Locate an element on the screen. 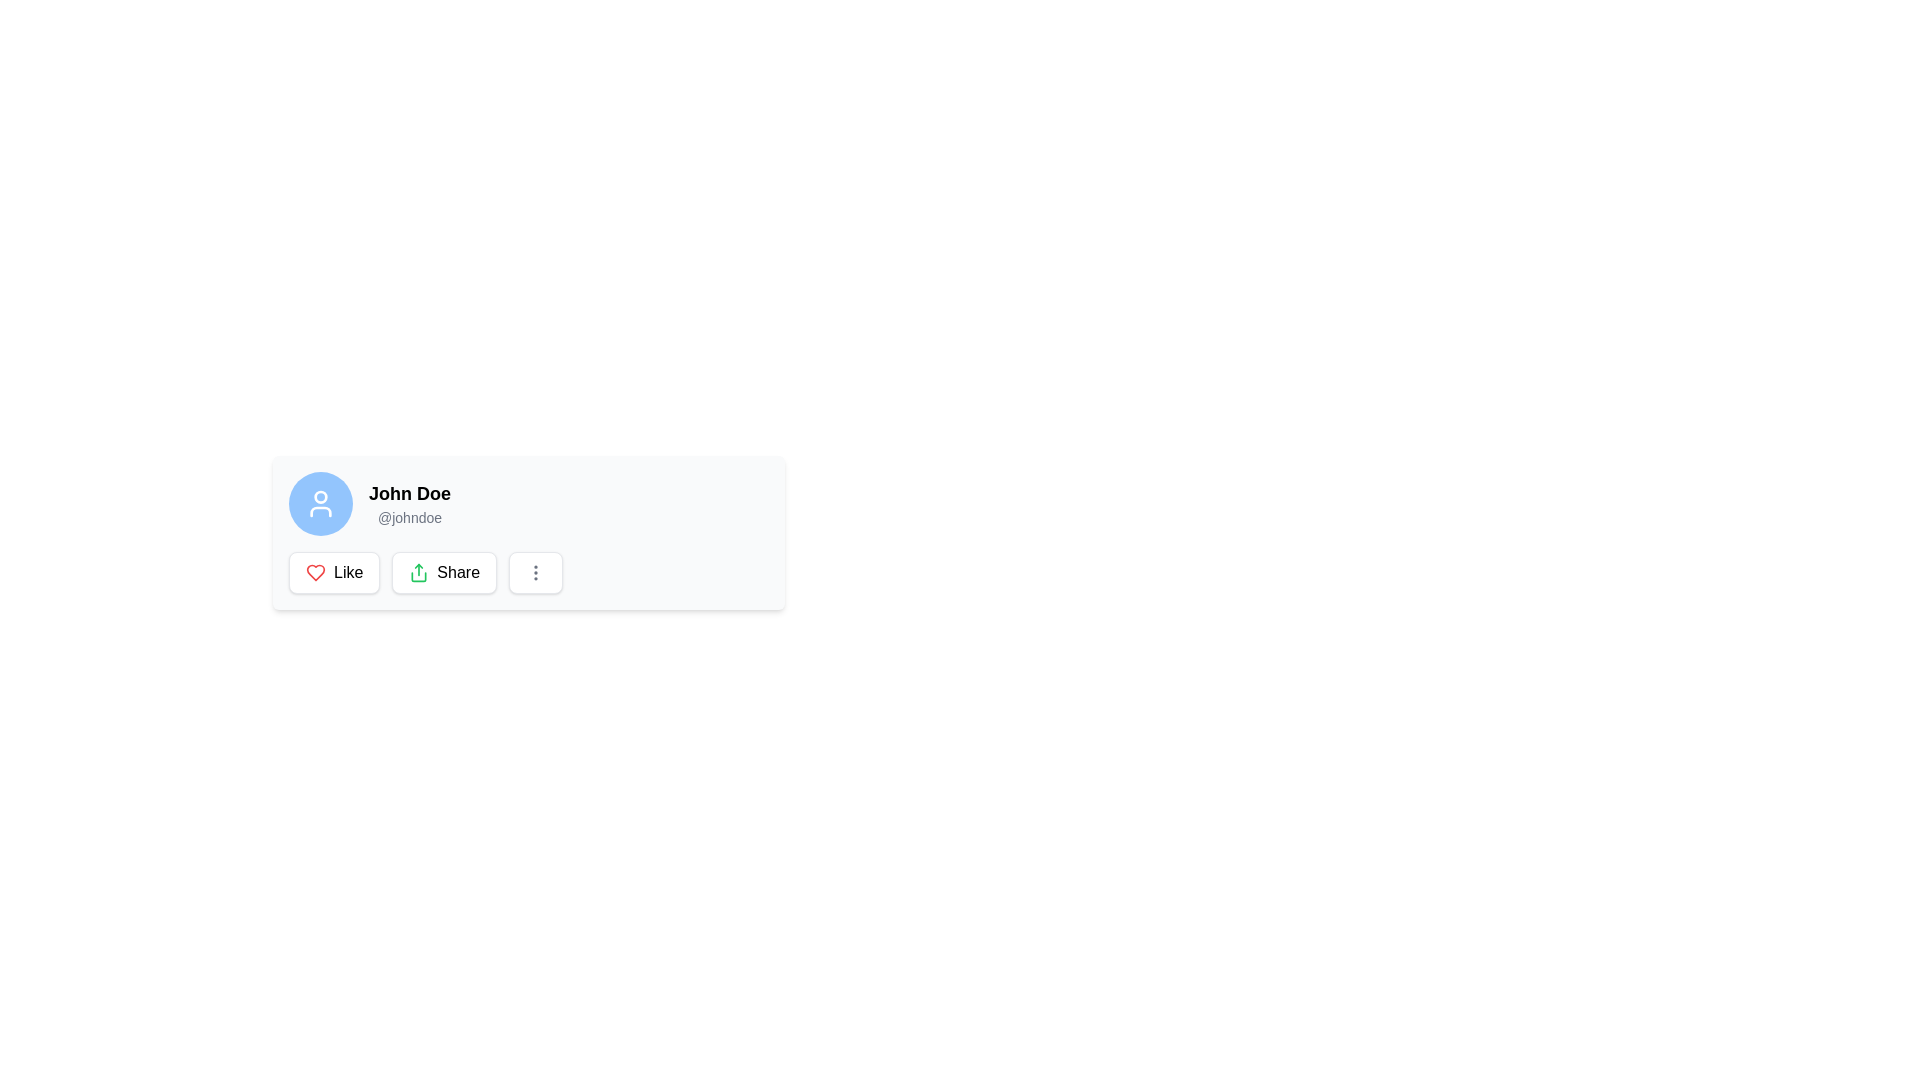 This screenshot has width=1920, height=1080. the Circle SVG element that represents a decorative or functional aspect of the user profile avatar, located near the center of the avatar icon is located at coordinates (321, 496).